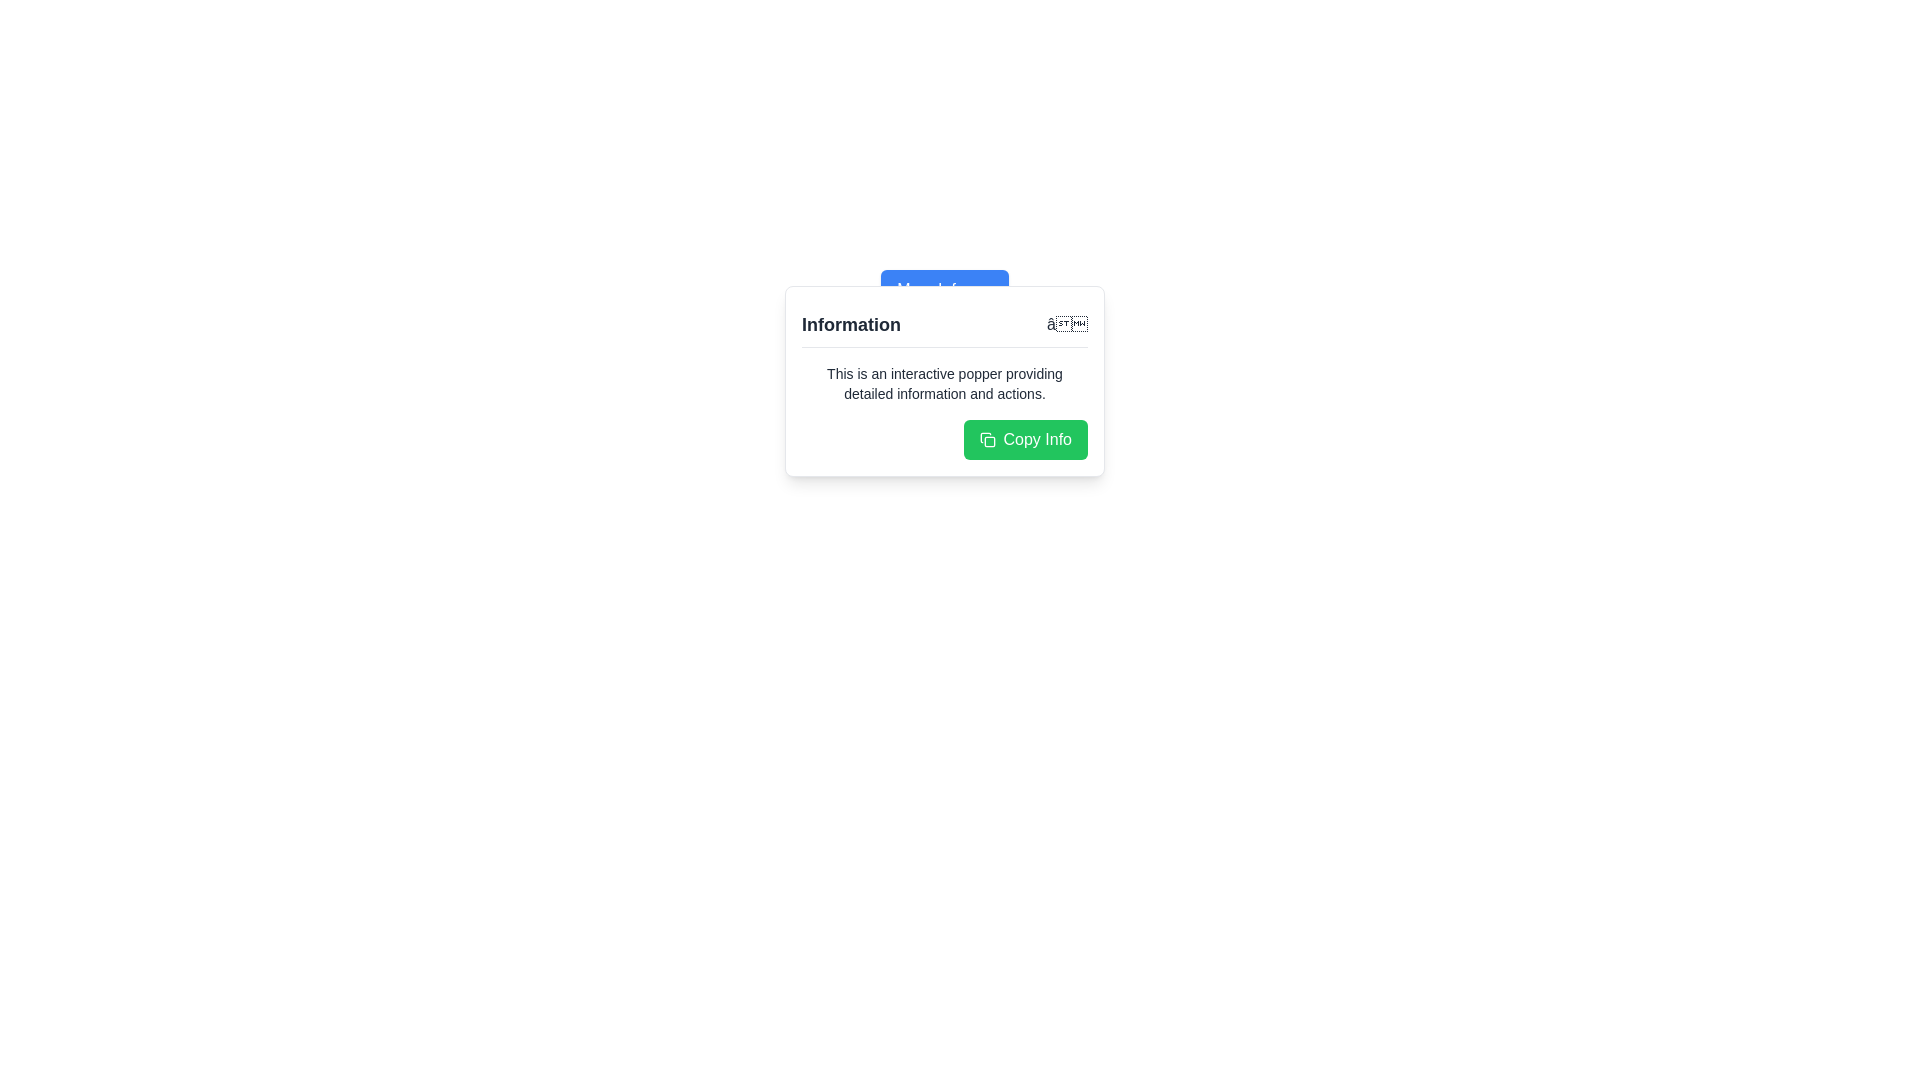  I want to click on the 'Copy Info' button, which is a prominent rectangular button with rounded corners, vibrant green background, and white text including a clipboard icon, located in the bottom-right corner of a pop-up modal, so click(1025, 438).